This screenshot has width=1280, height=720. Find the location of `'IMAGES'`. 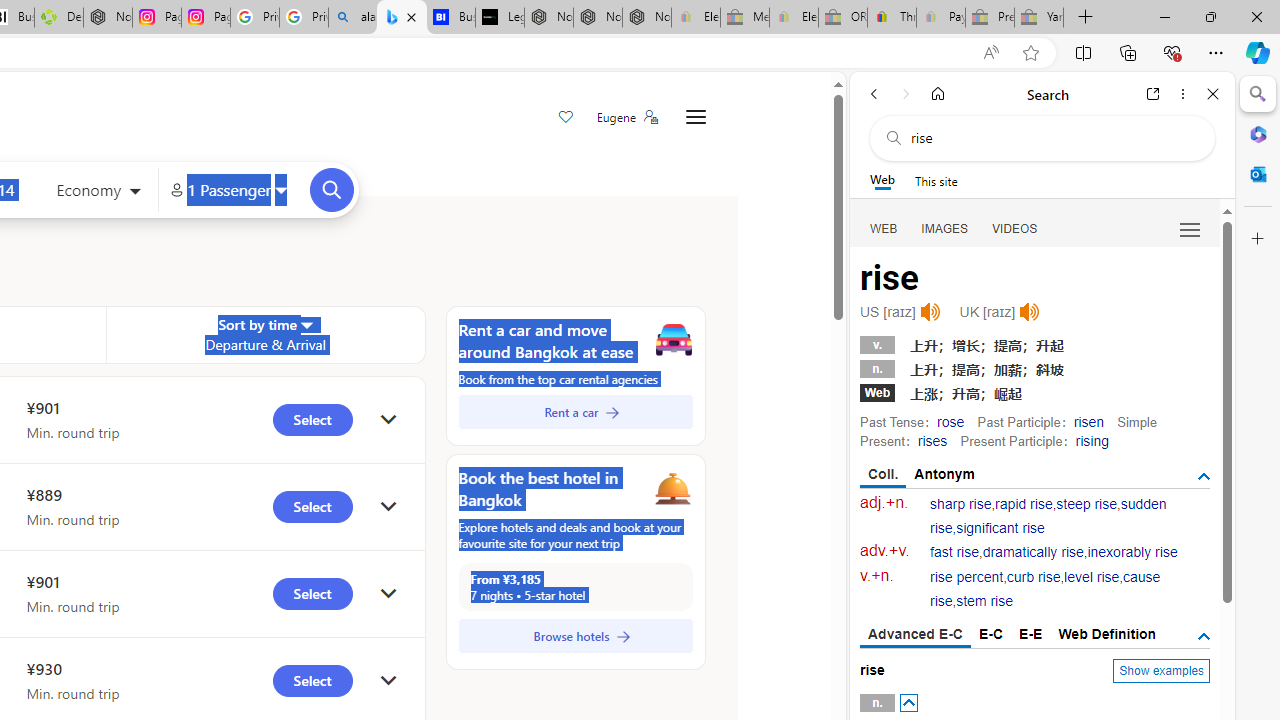

'IMAGES' is located at coordinates (944, 227).